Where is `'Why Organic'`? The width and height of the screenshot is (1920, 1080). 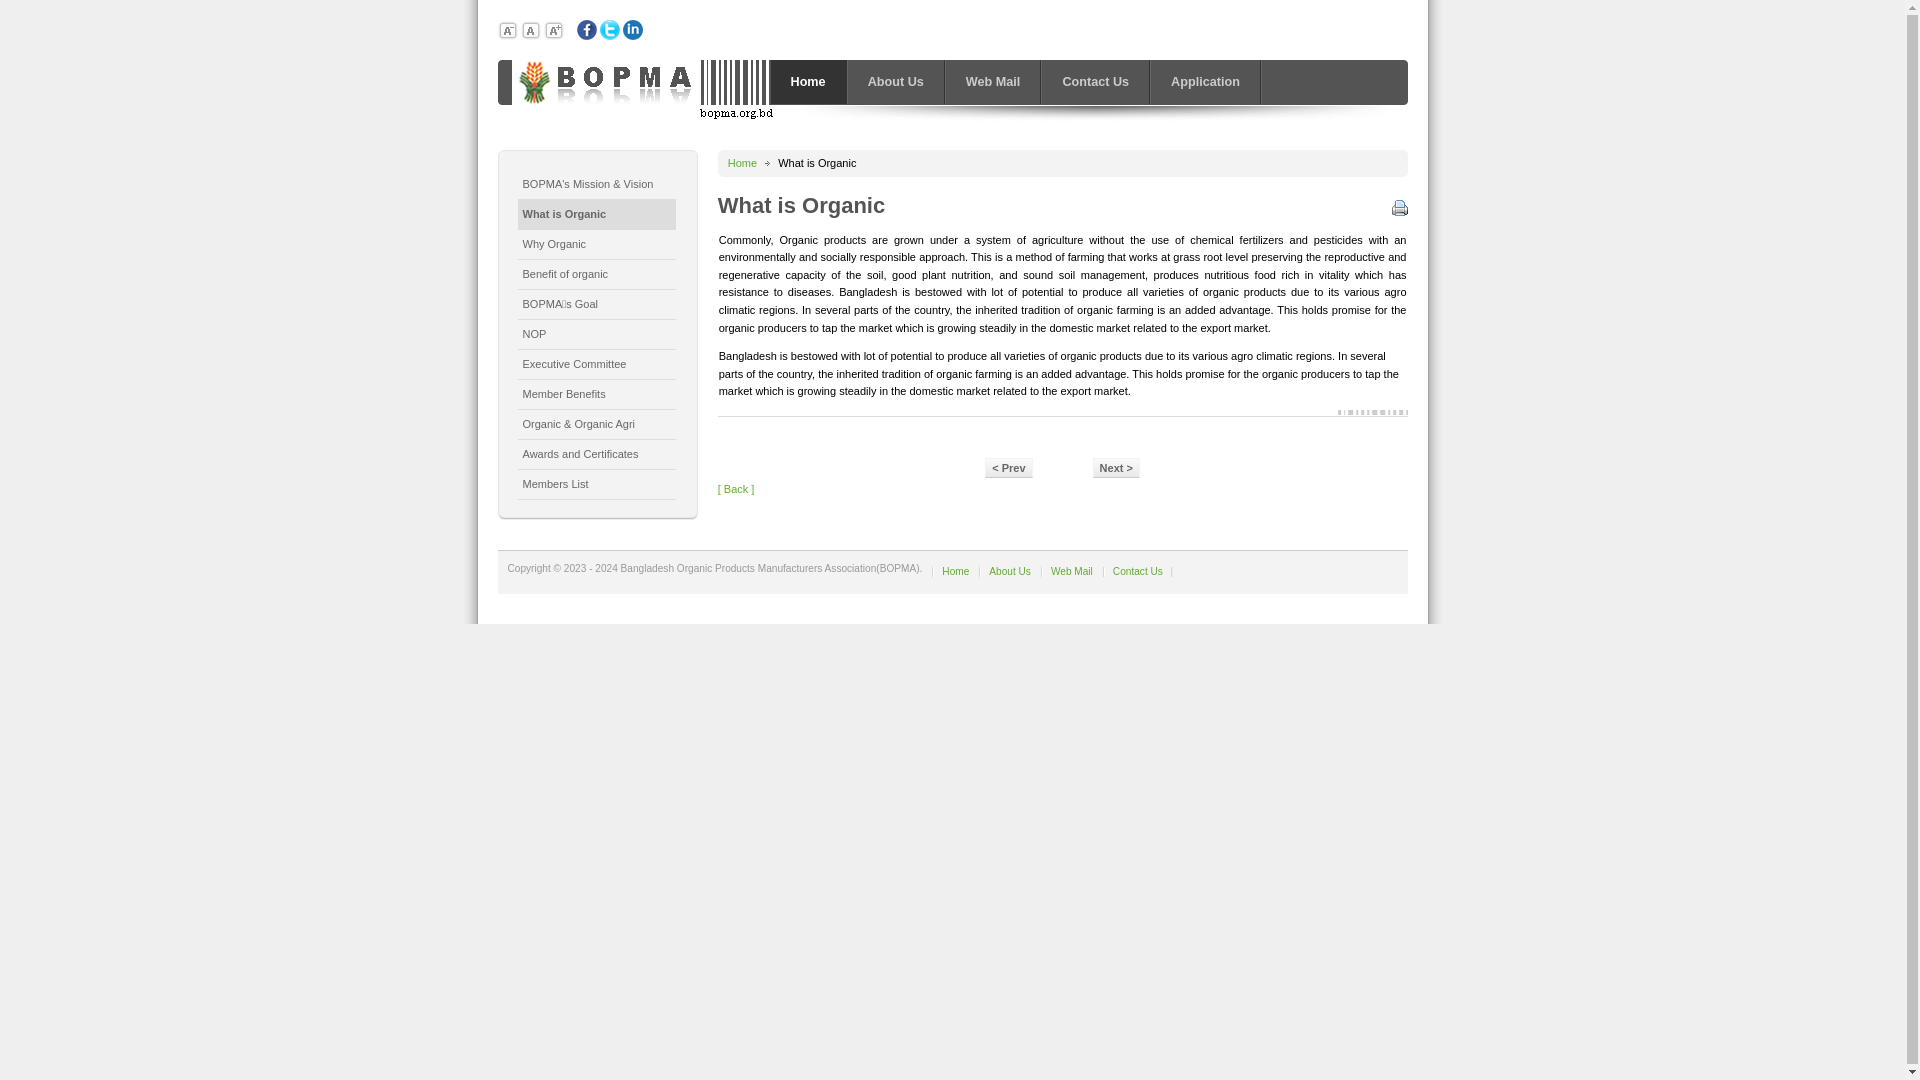
'Why Organic' is located at coordinates (596, 244).